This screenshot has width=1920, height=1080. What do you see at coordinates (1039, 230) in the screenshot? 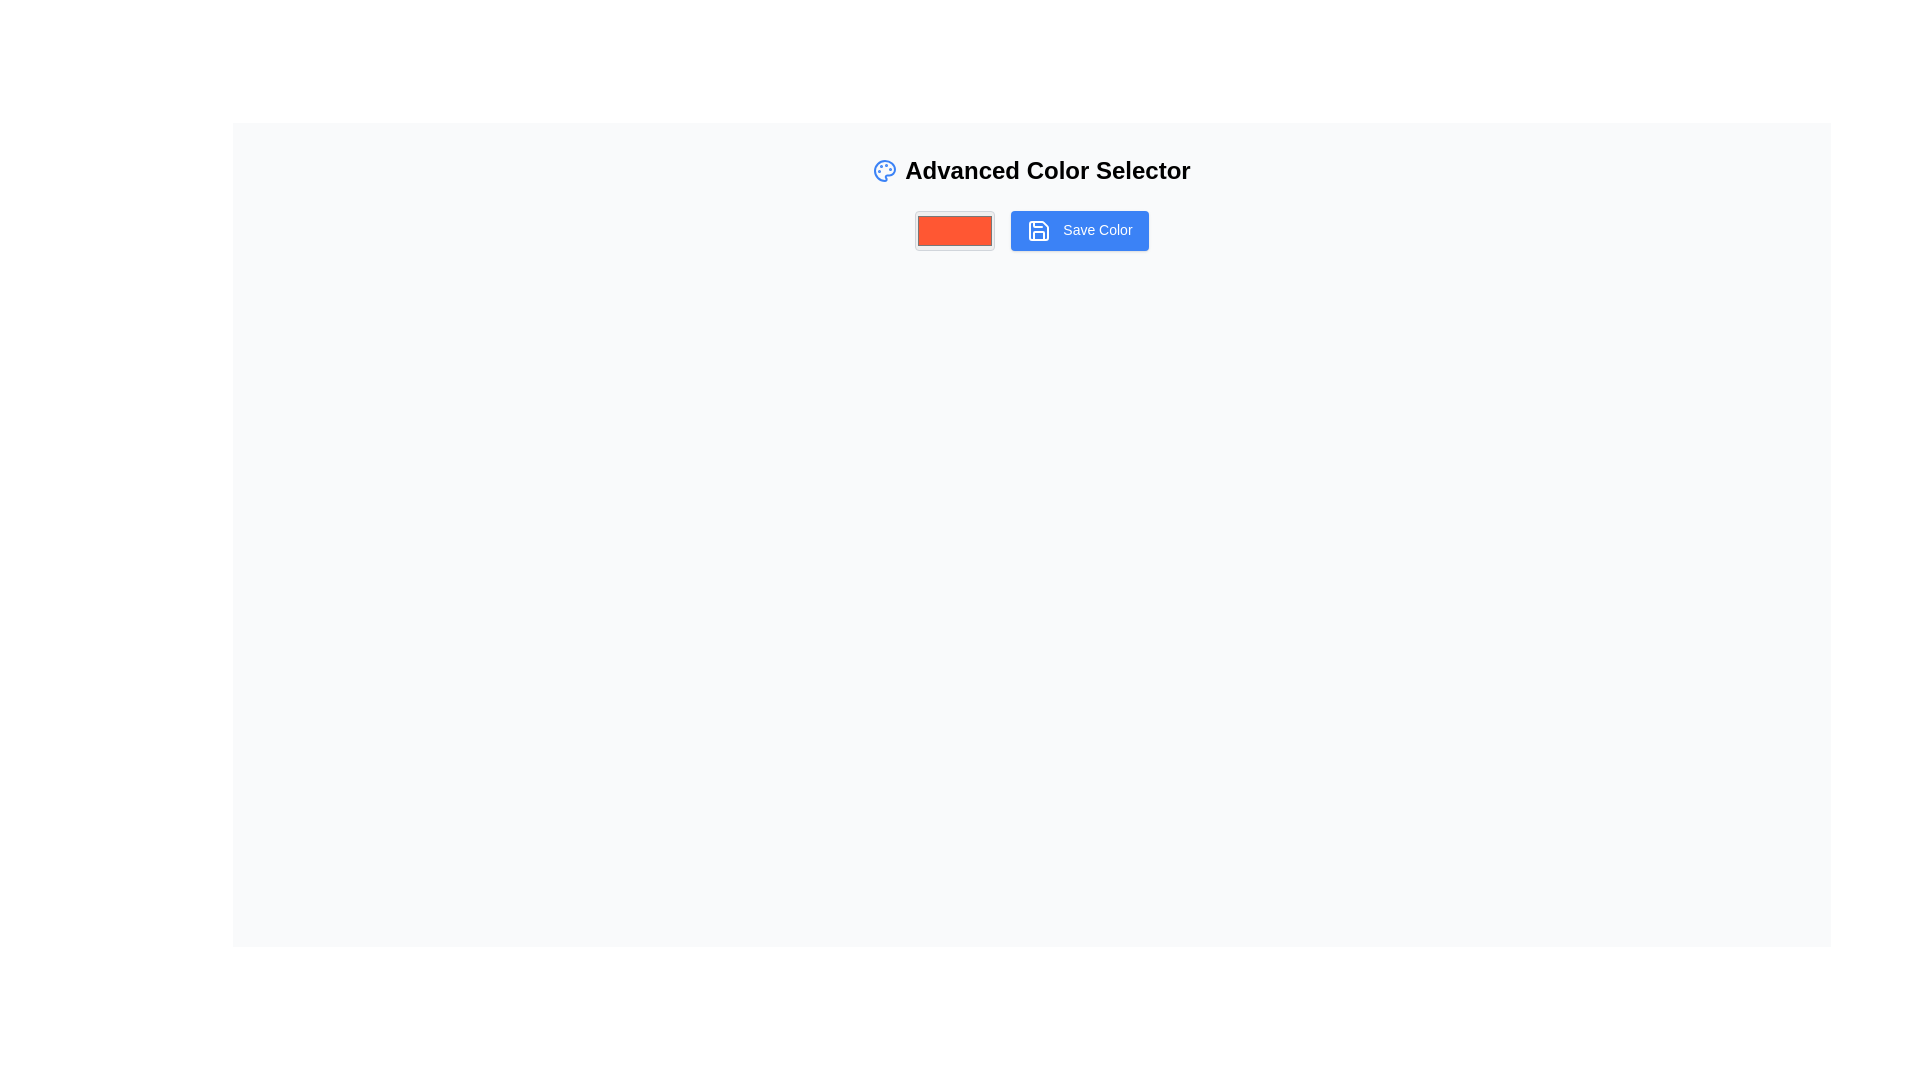
I see `the blue floppy disk icon located to the left of the 'Save Color' text within the button` at bounding box center [1039, 230].